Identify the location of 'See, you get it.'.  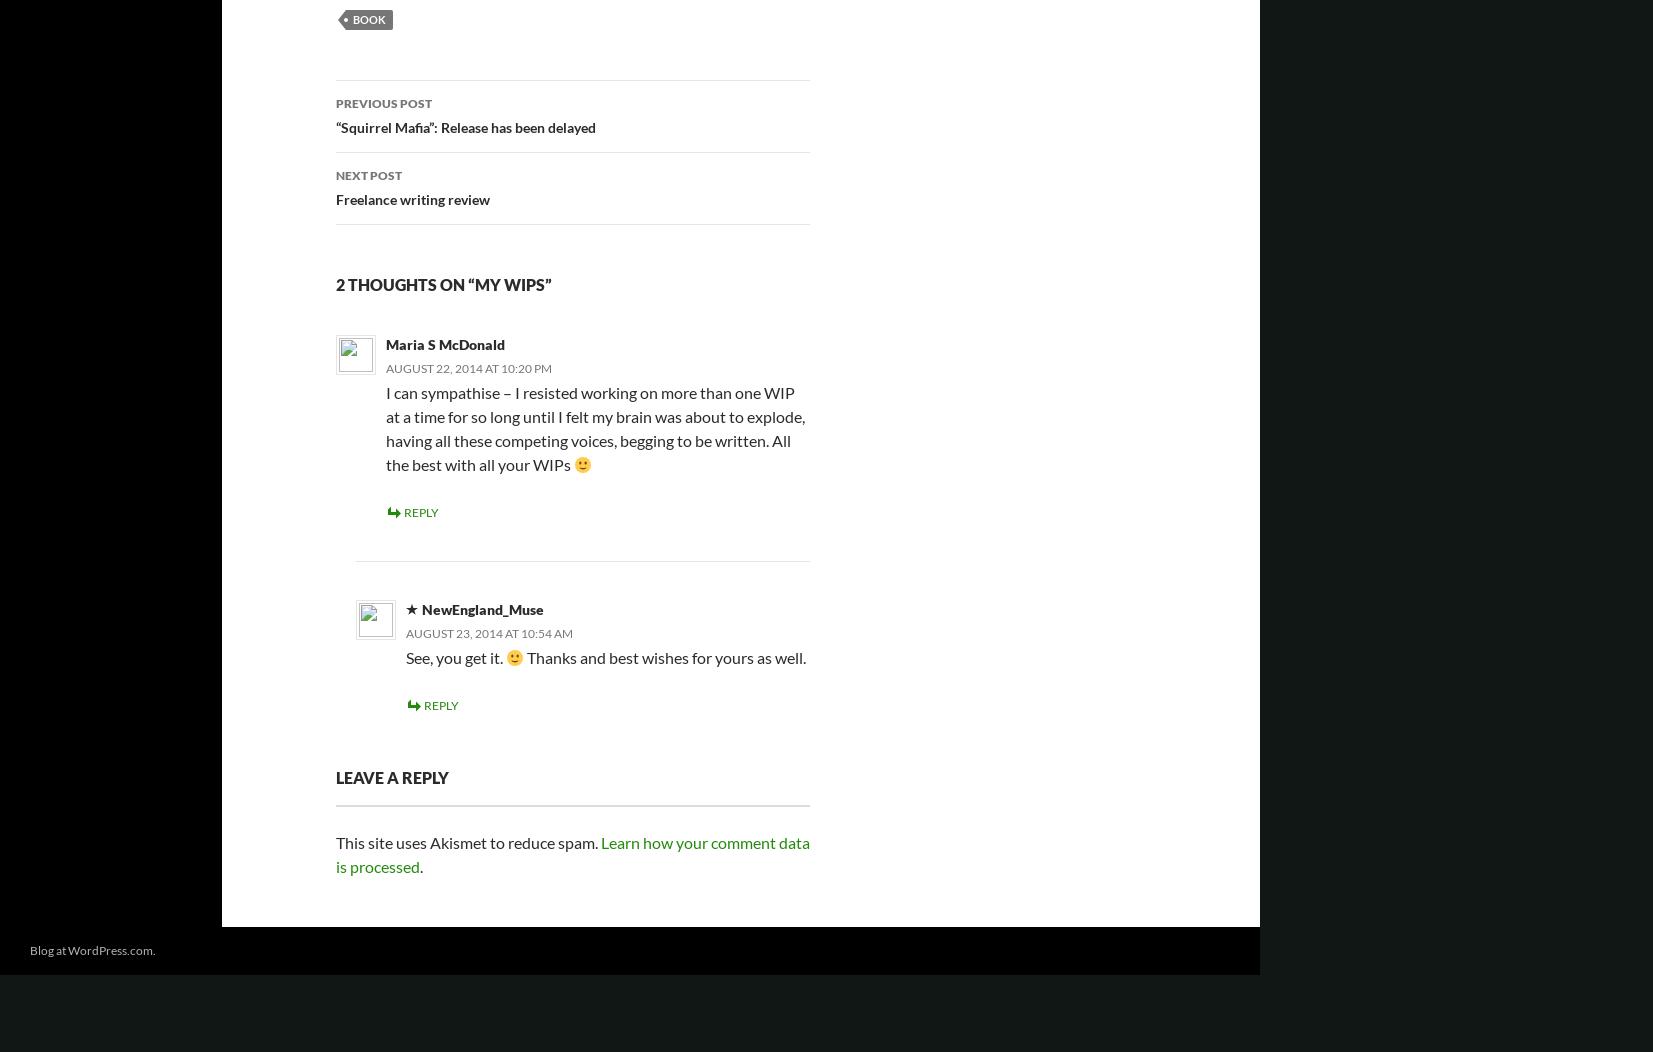
(455, 656).